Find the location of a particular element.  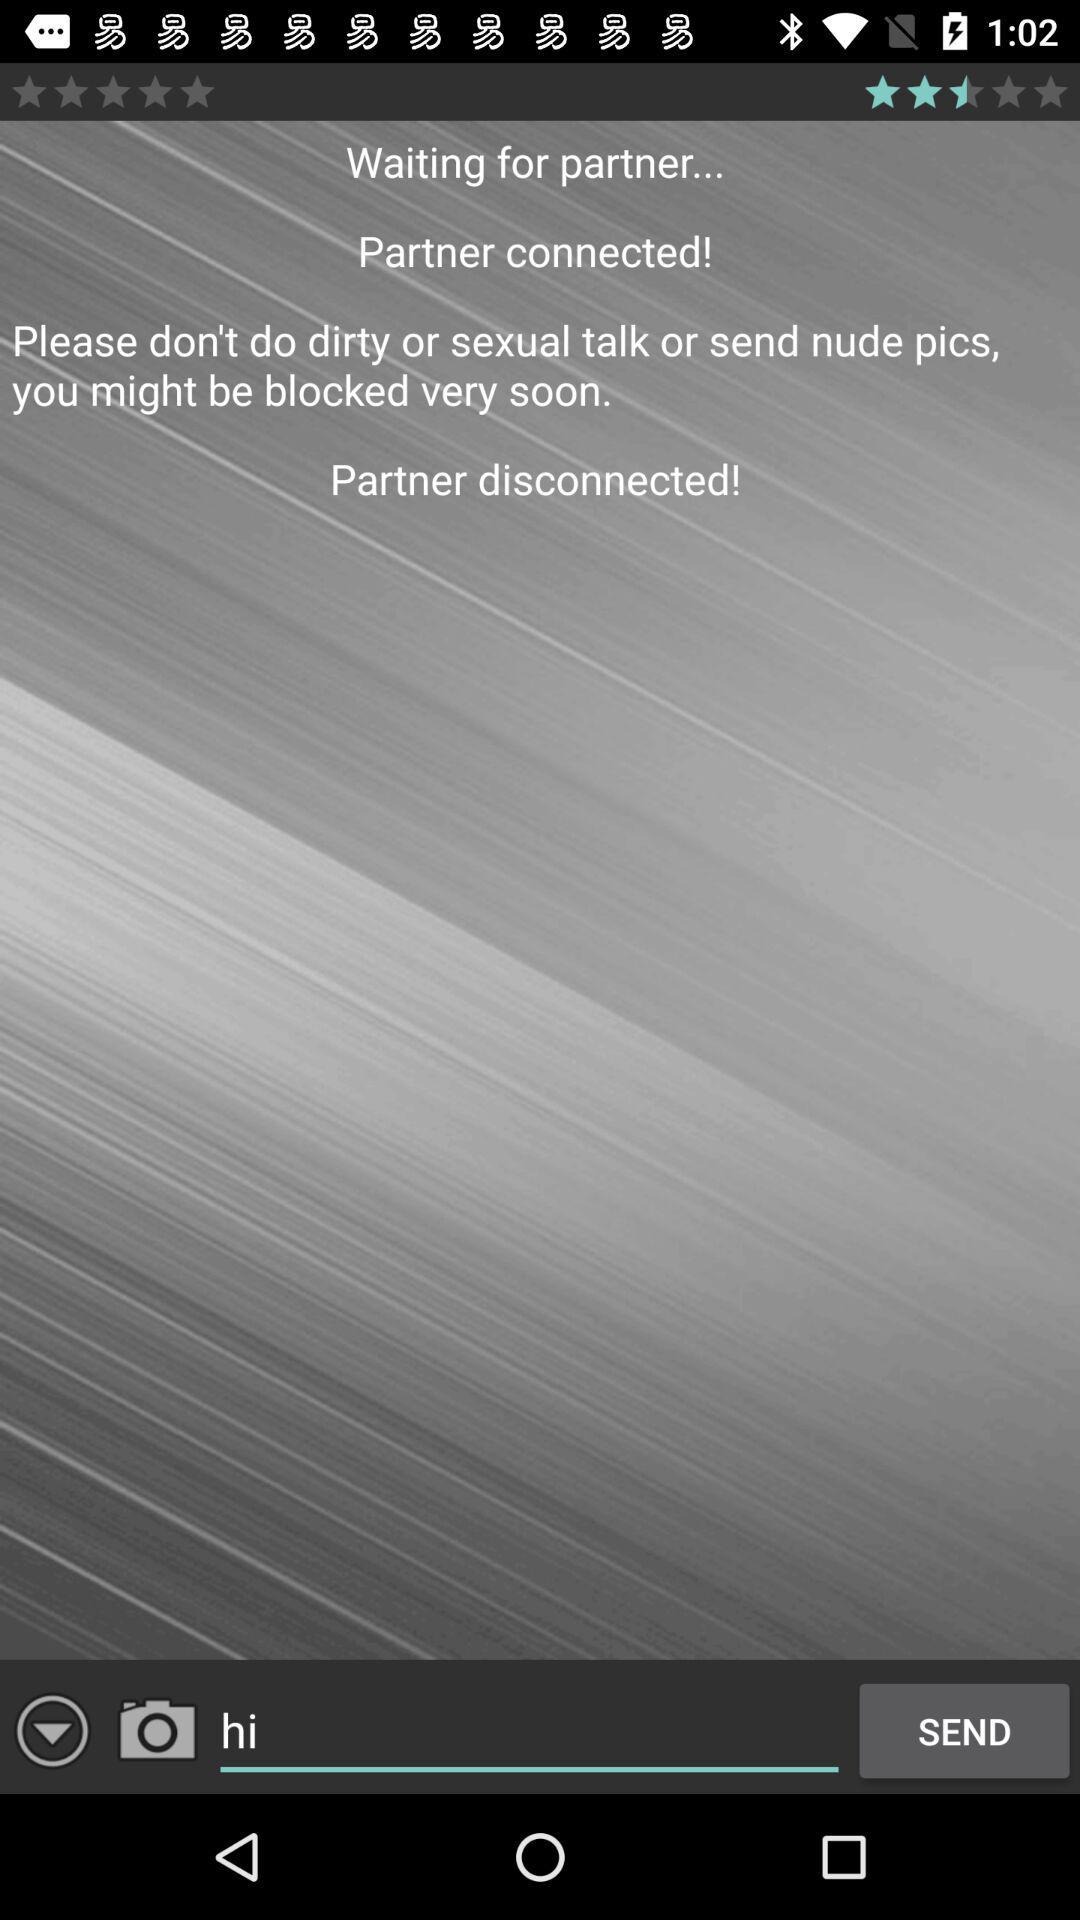

cemara is located at coordinates (156, 1730).